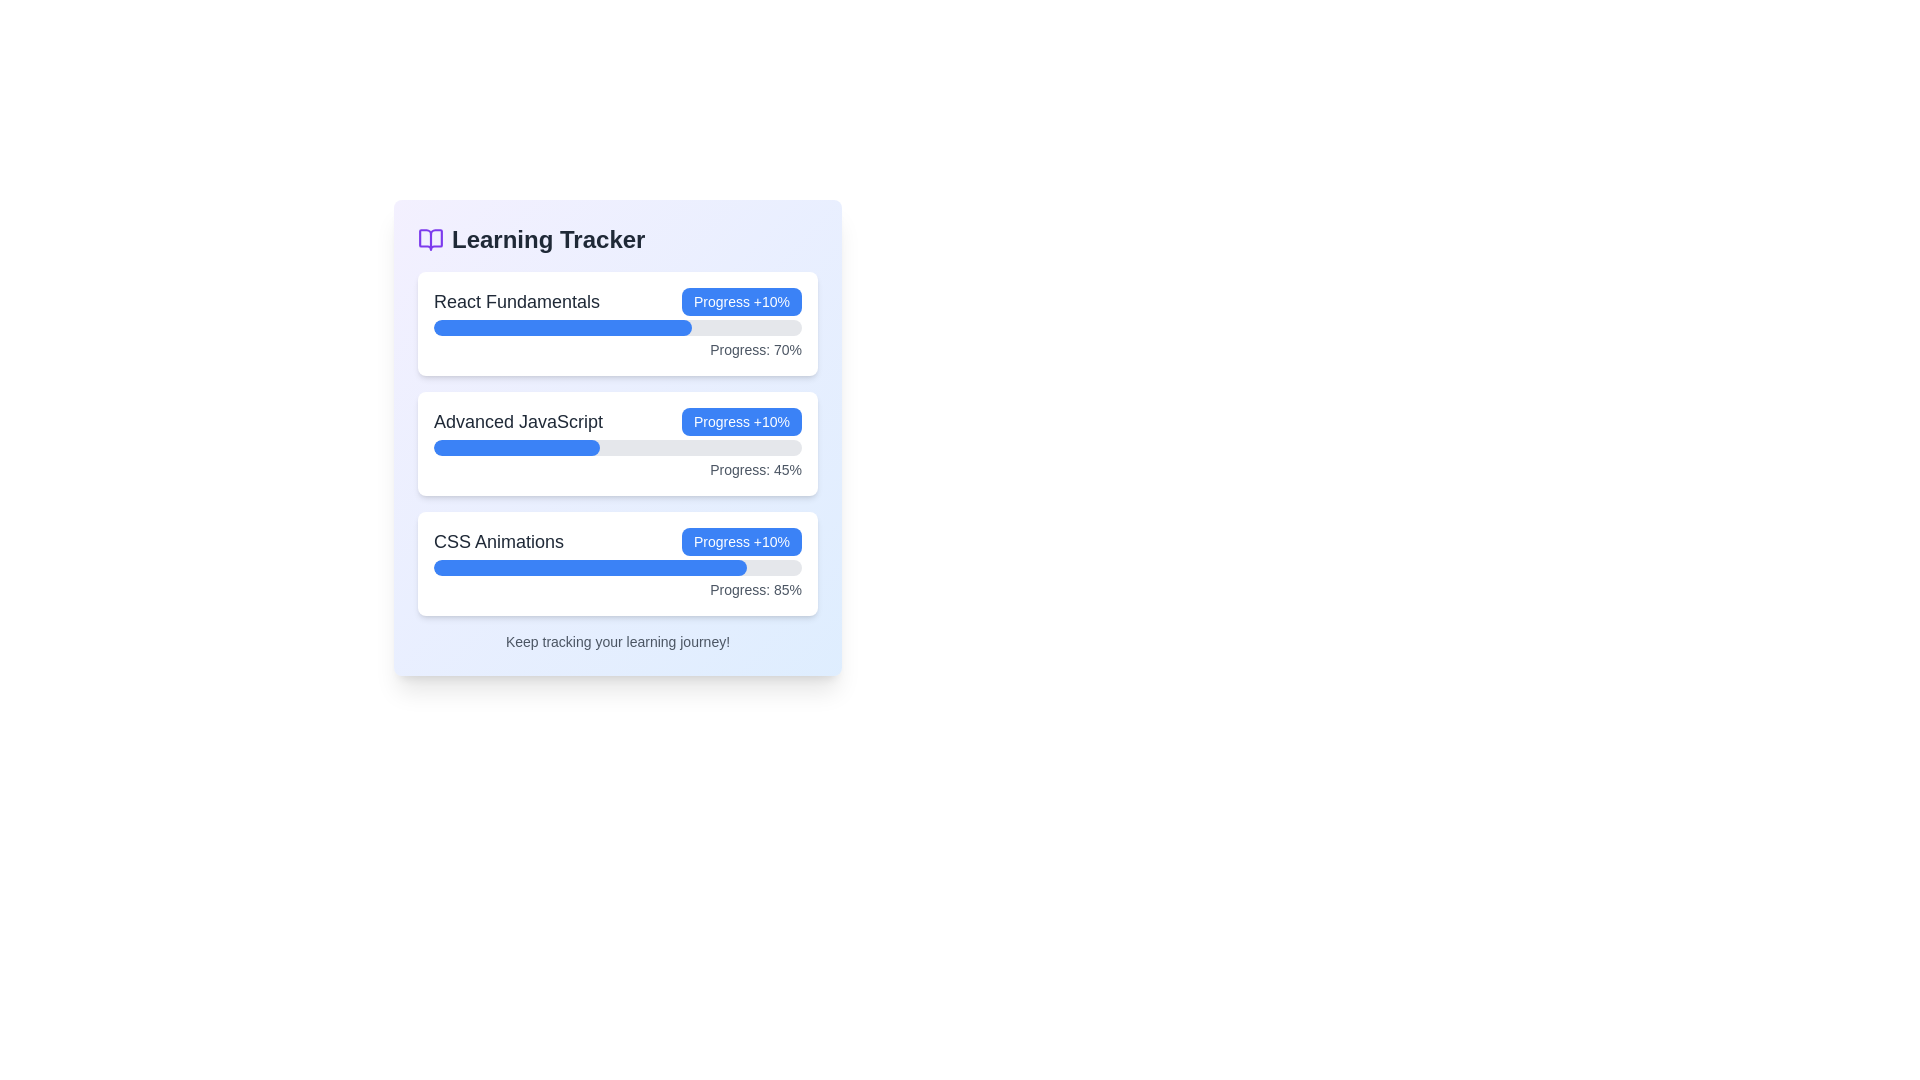 The image size is (1920, 1080). Describe the element at coordinates (740, 420) in the screenshot. I see `the 'Progress +10%' button, which is a rectangular button with a blue background and white text, located to the right of 'Advanced JavaScript' in the 'Learning Tracker' interface` at that location.